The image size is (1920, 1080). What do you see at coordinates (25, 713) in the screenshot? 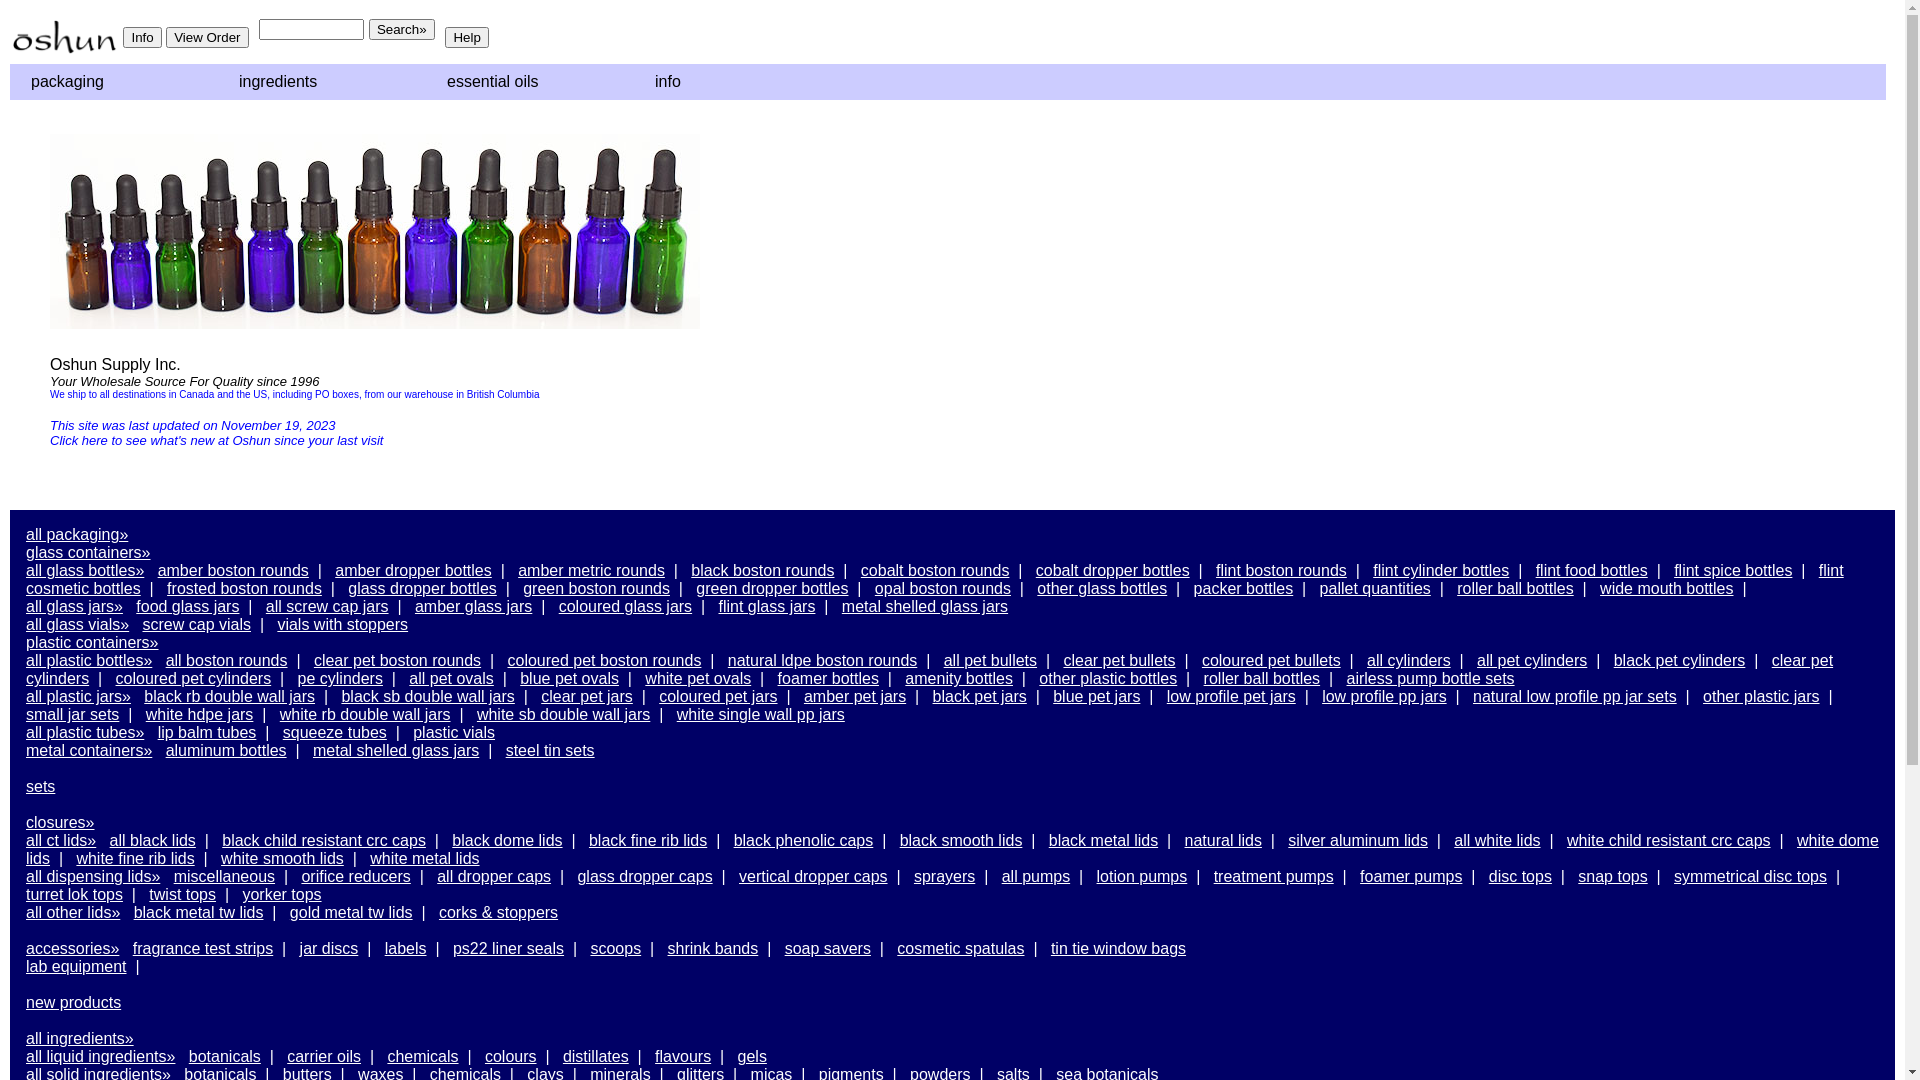
I see `'small jar sets'` at bounding box center [25, 713].